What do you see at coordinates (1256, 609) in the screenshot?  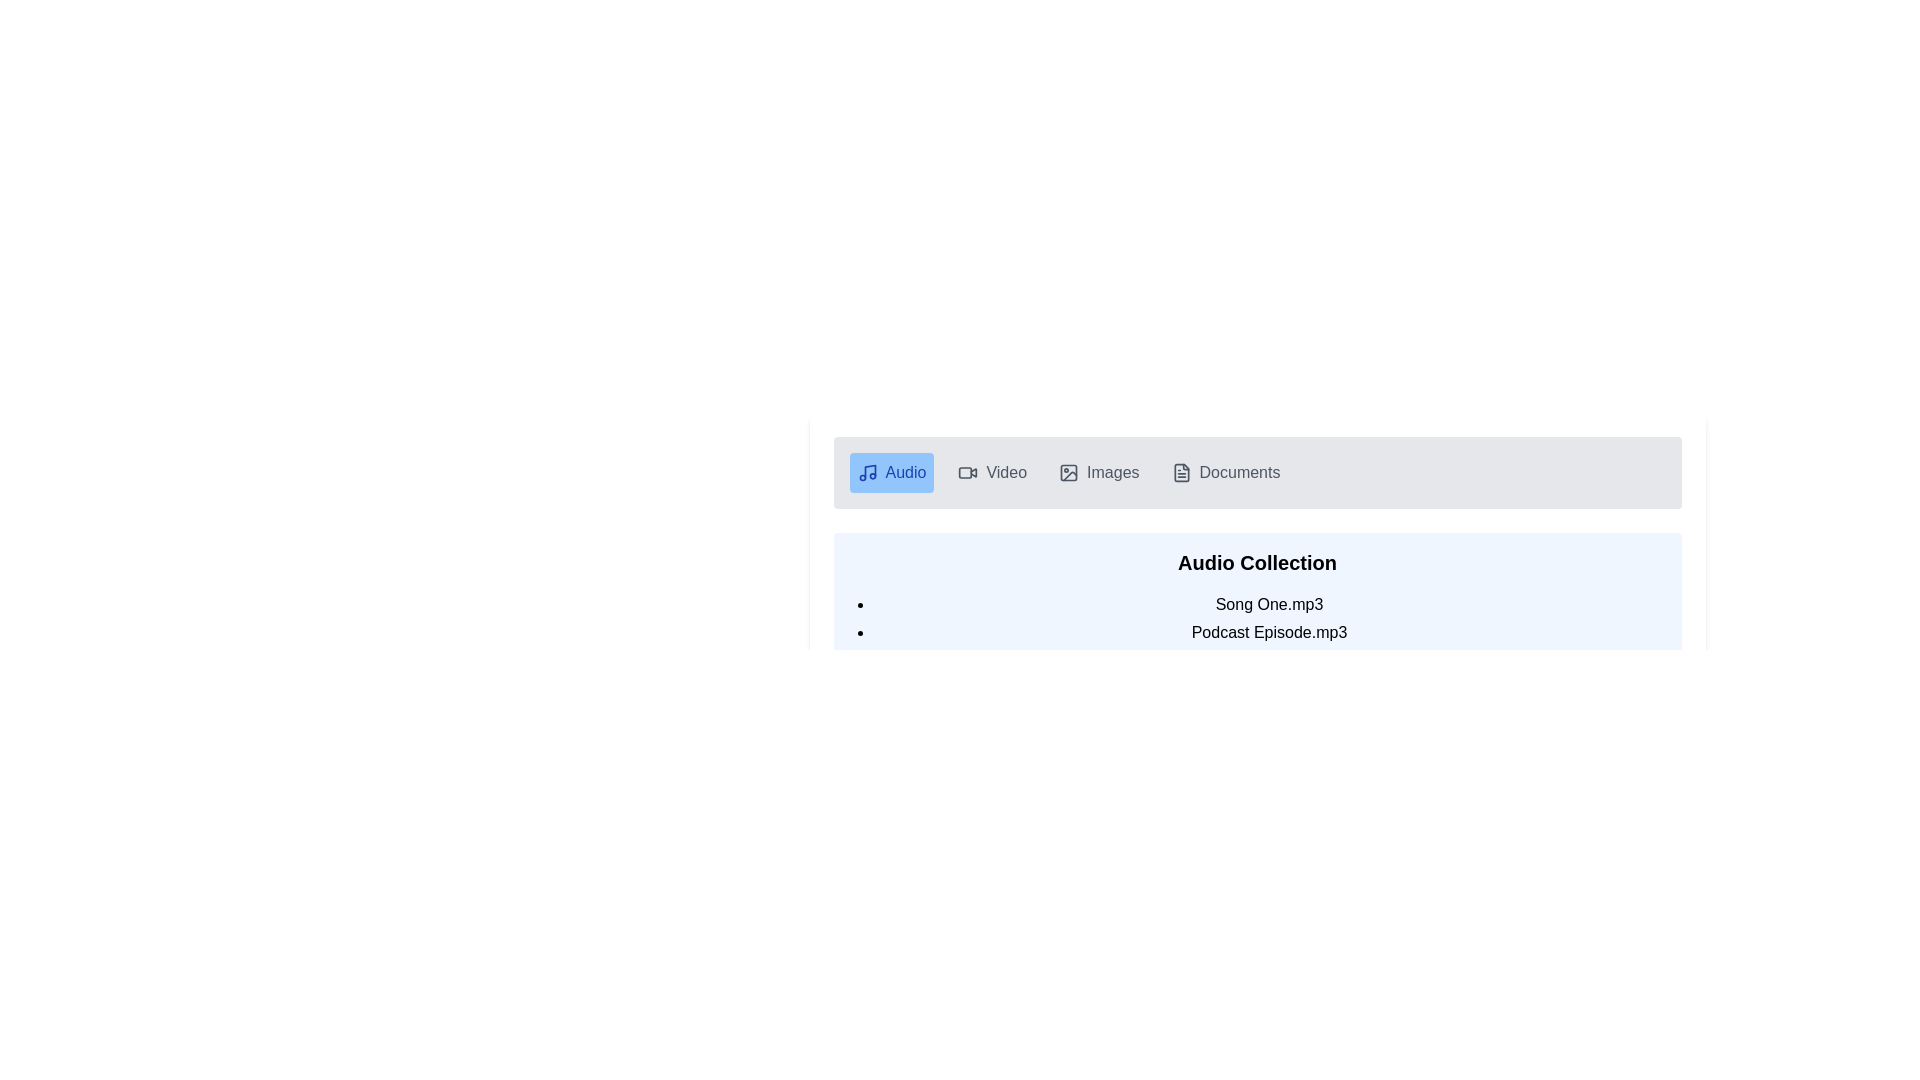 I see `the linked content in the audio files display area, which is identified as the main content section below the navigation menu` at bounding box center [1256, 609].